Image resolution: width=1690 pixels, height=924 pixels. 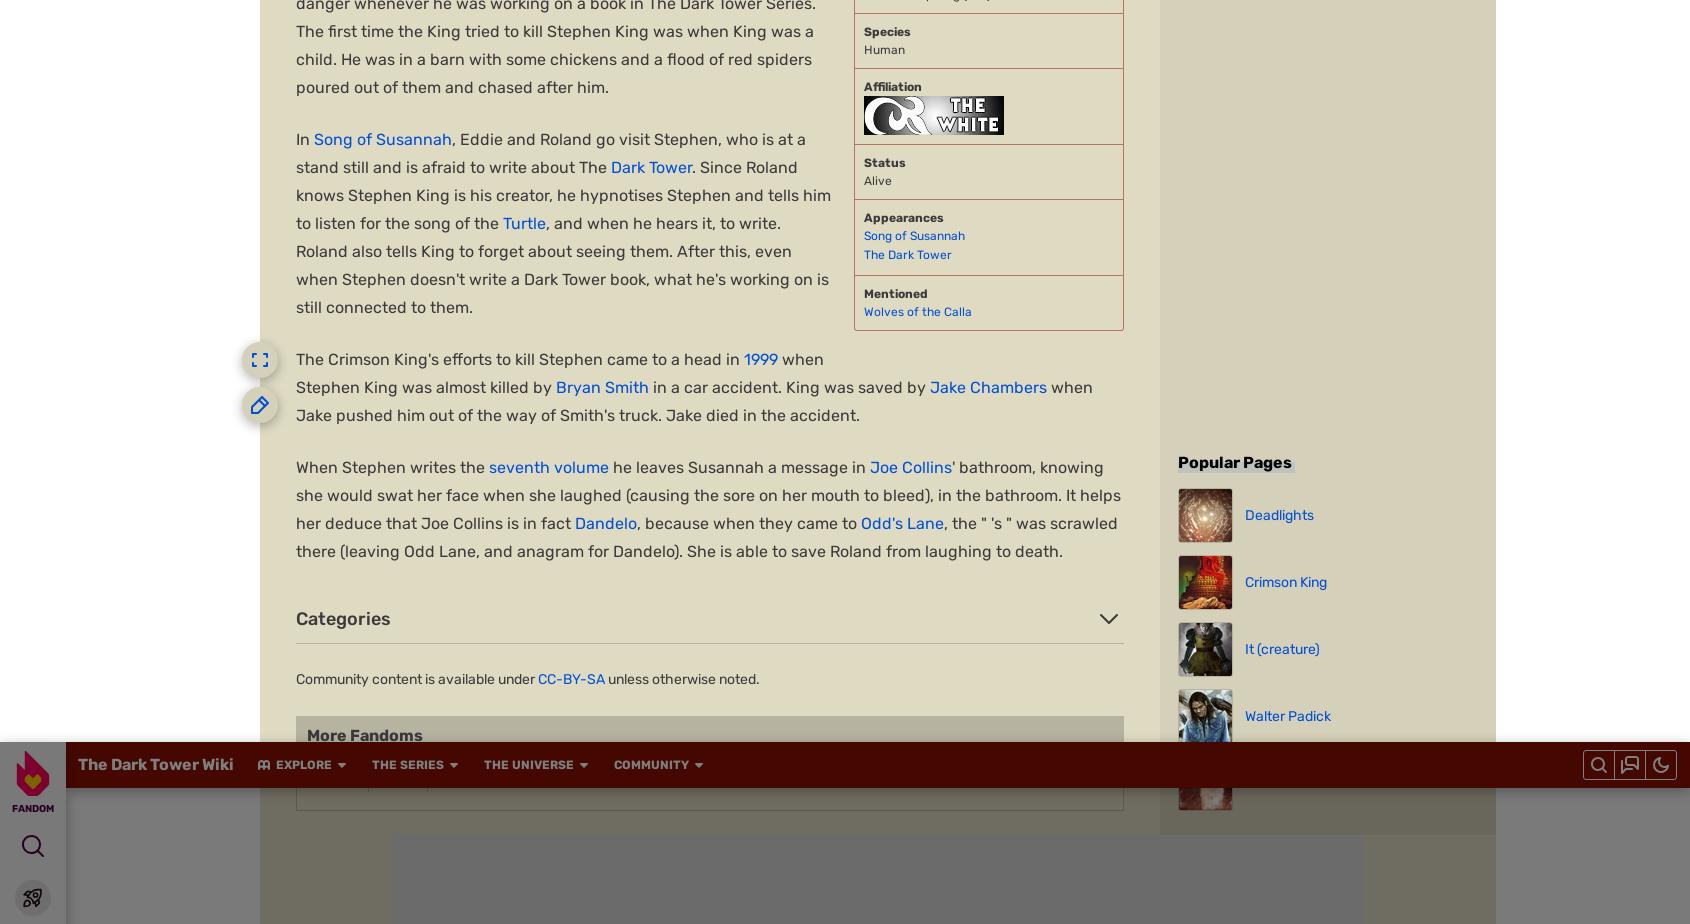 What do you see at coordinates (901, 778) in the screenshot?
I see `'Help'` at bounding box center [901, 778].